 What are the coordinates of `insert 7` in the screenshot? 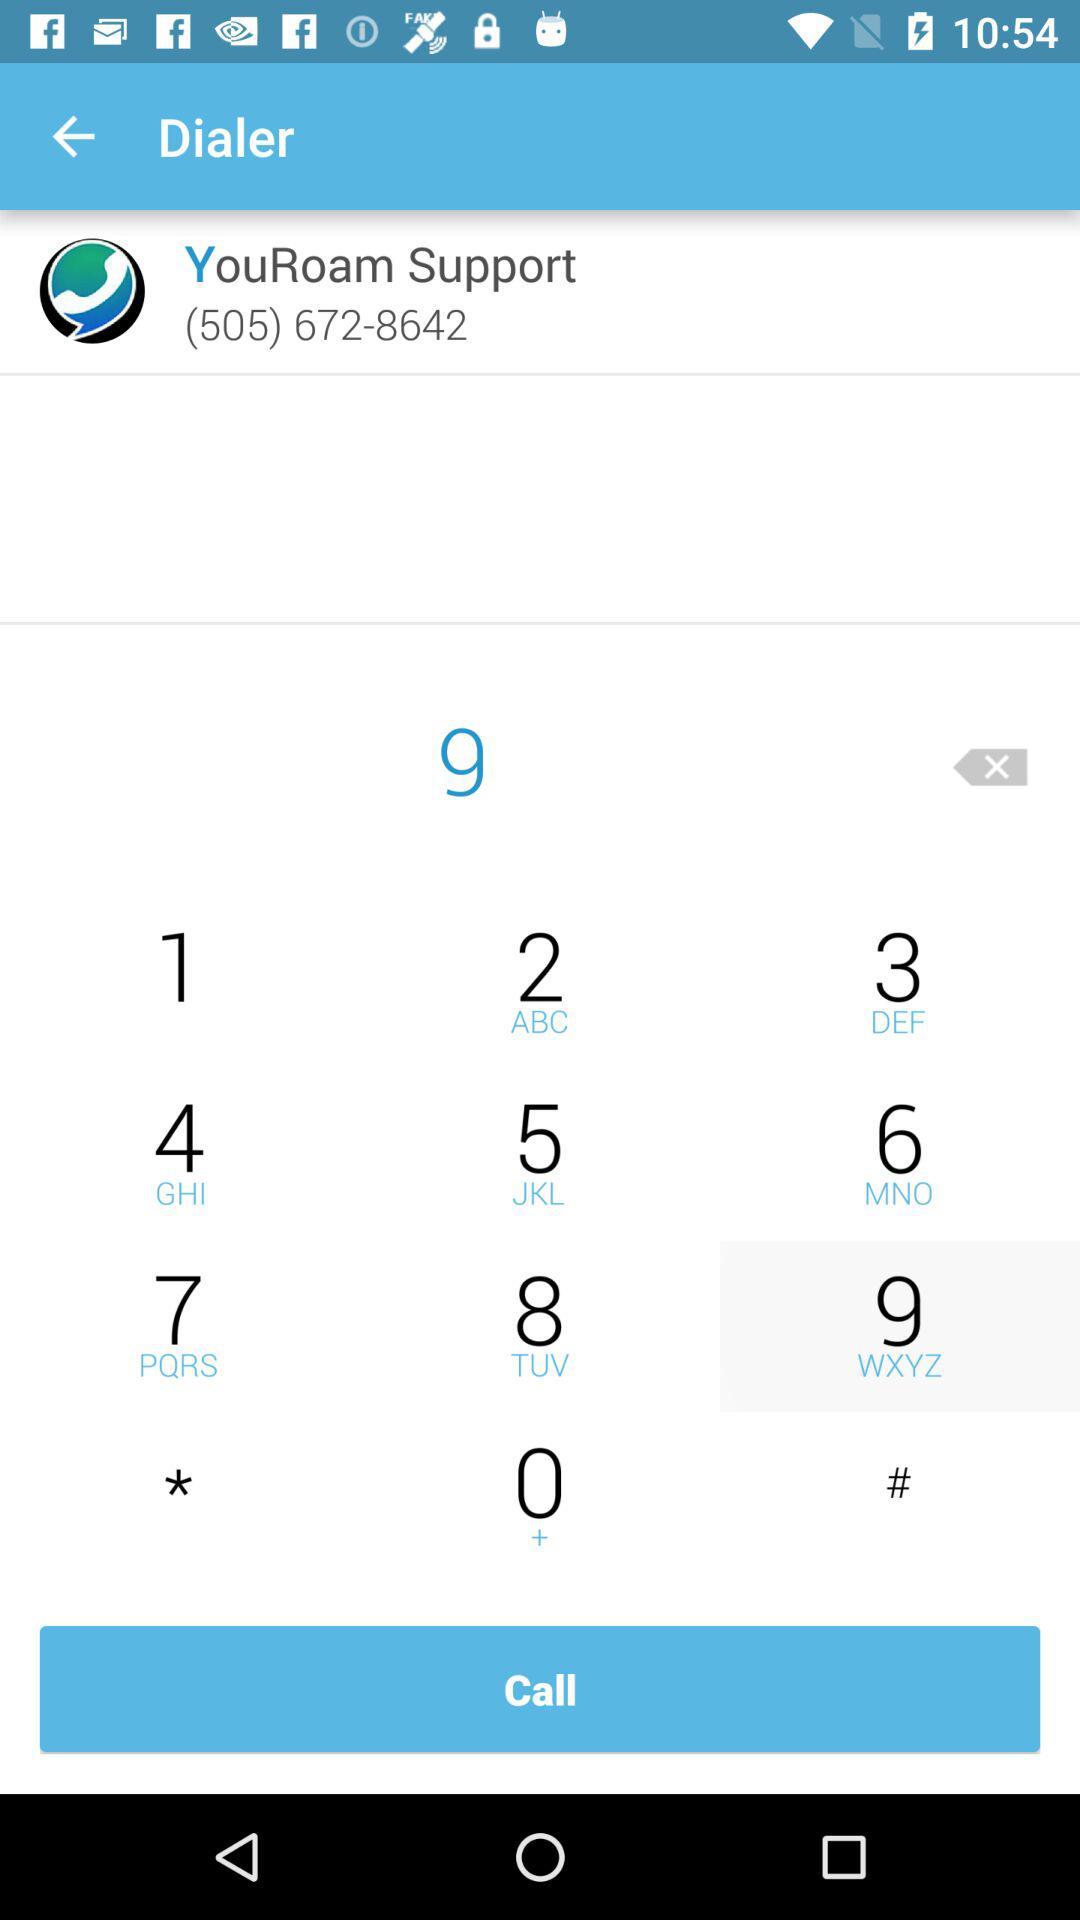 It's located at (180, 1326).